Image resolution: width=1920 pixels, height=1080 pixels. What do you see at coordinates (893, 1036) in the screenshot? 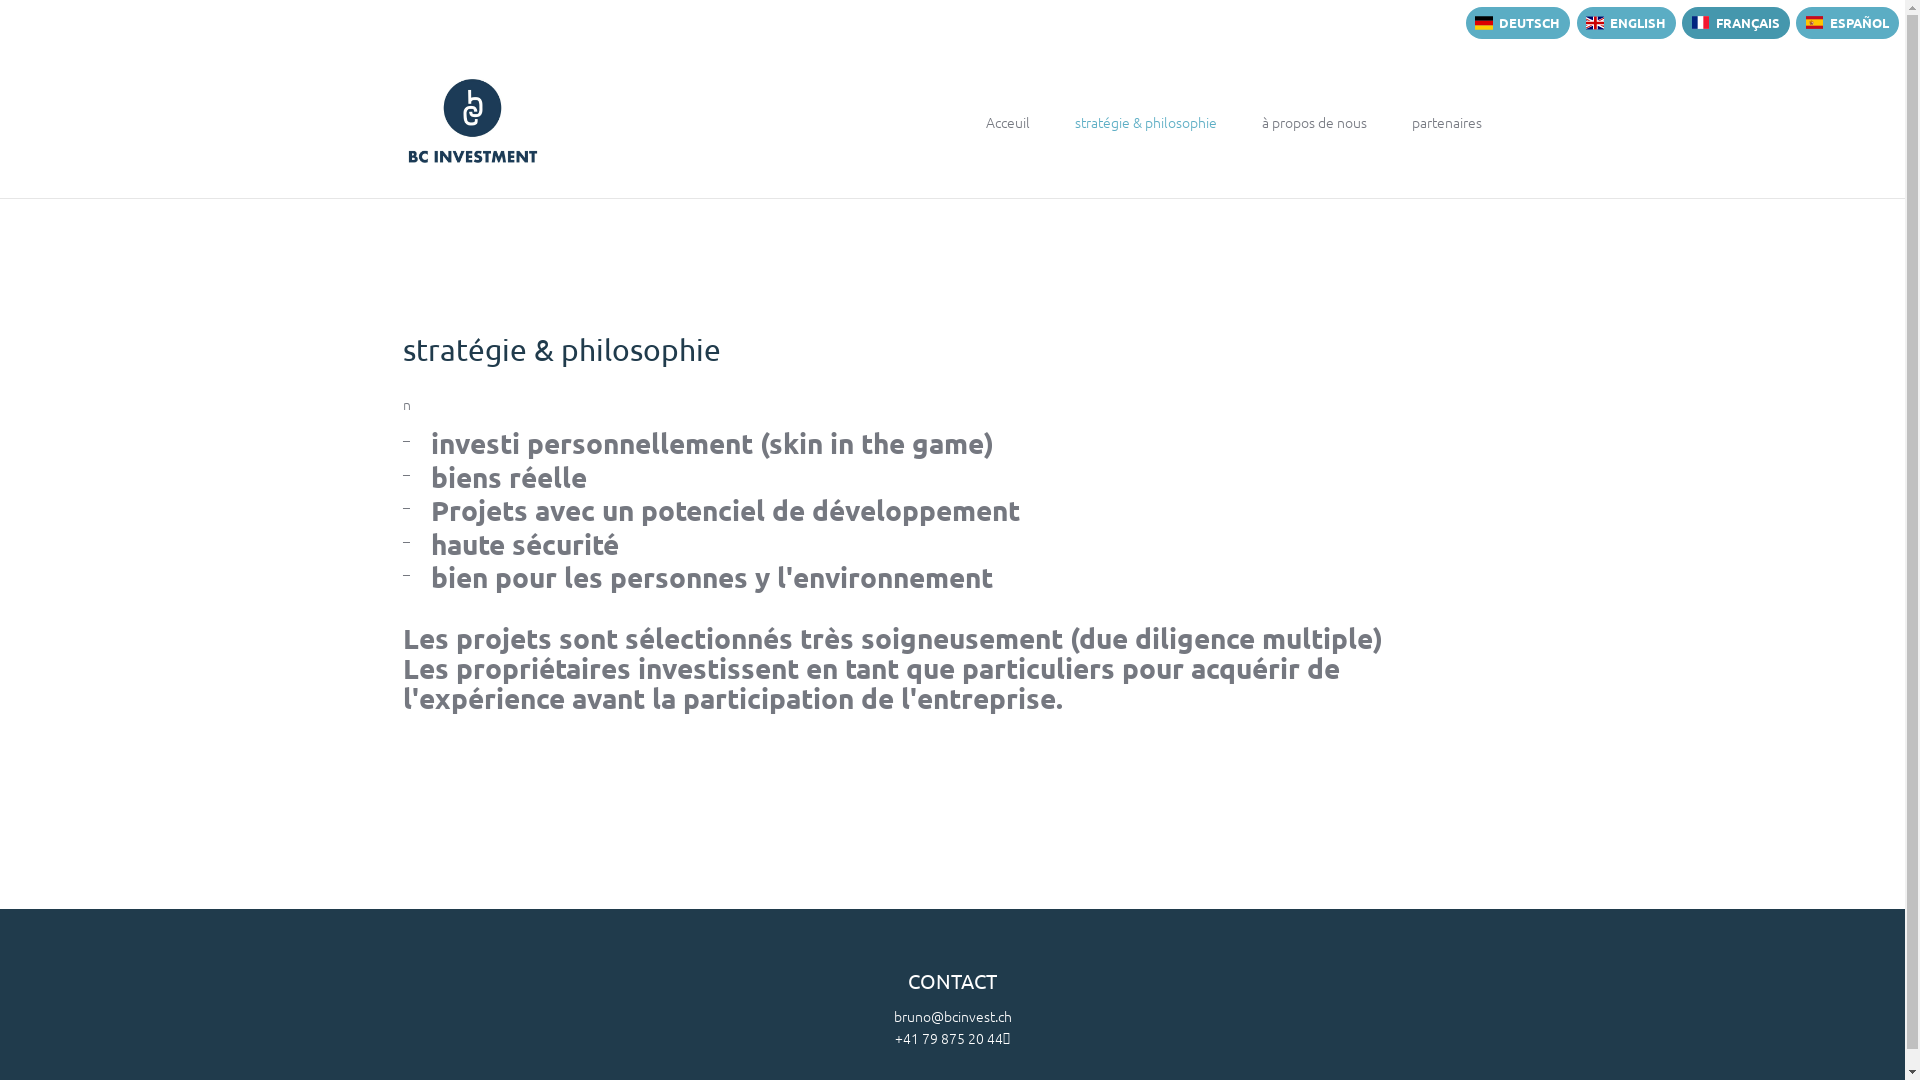
I see `'+41 79 875 20 44'` at bounding box center [893, 1036].